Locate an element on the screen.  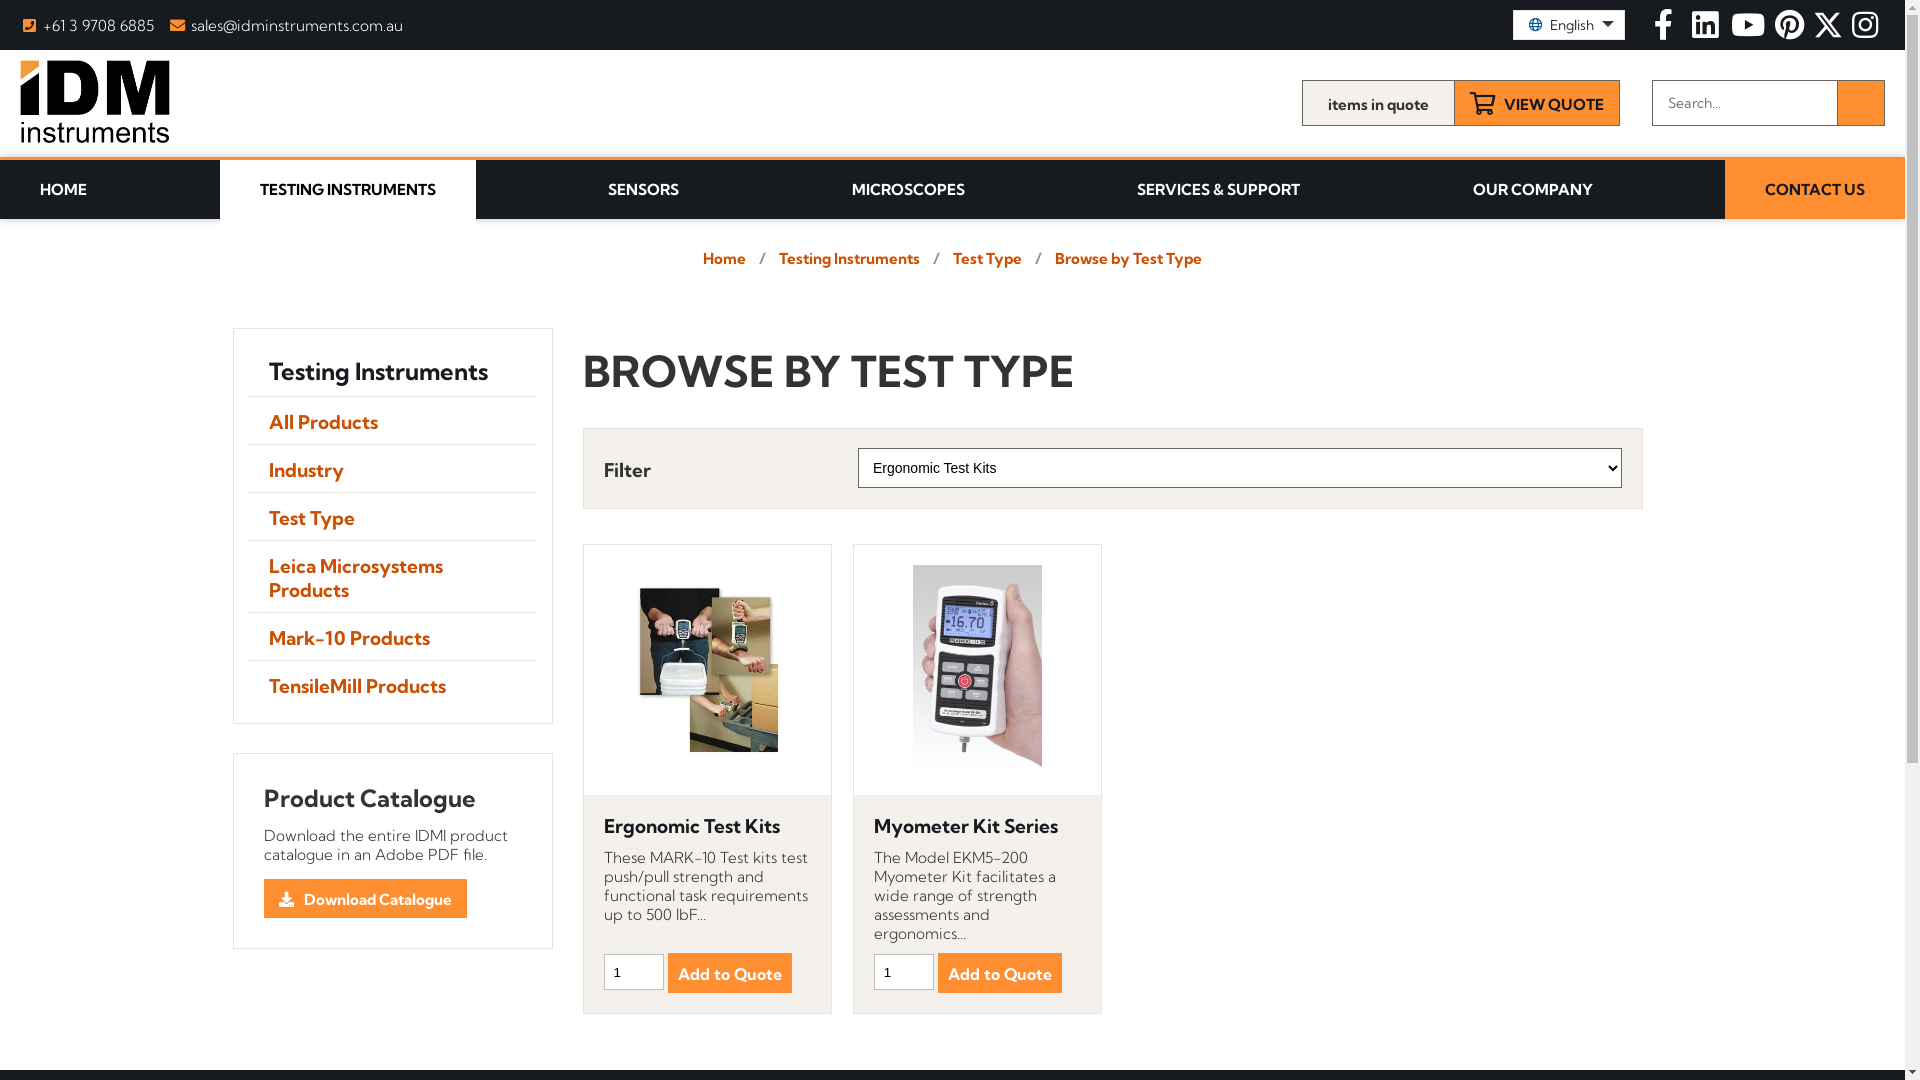
'TESTING INSTRUMENTS' is located at coordinates (347, 193).